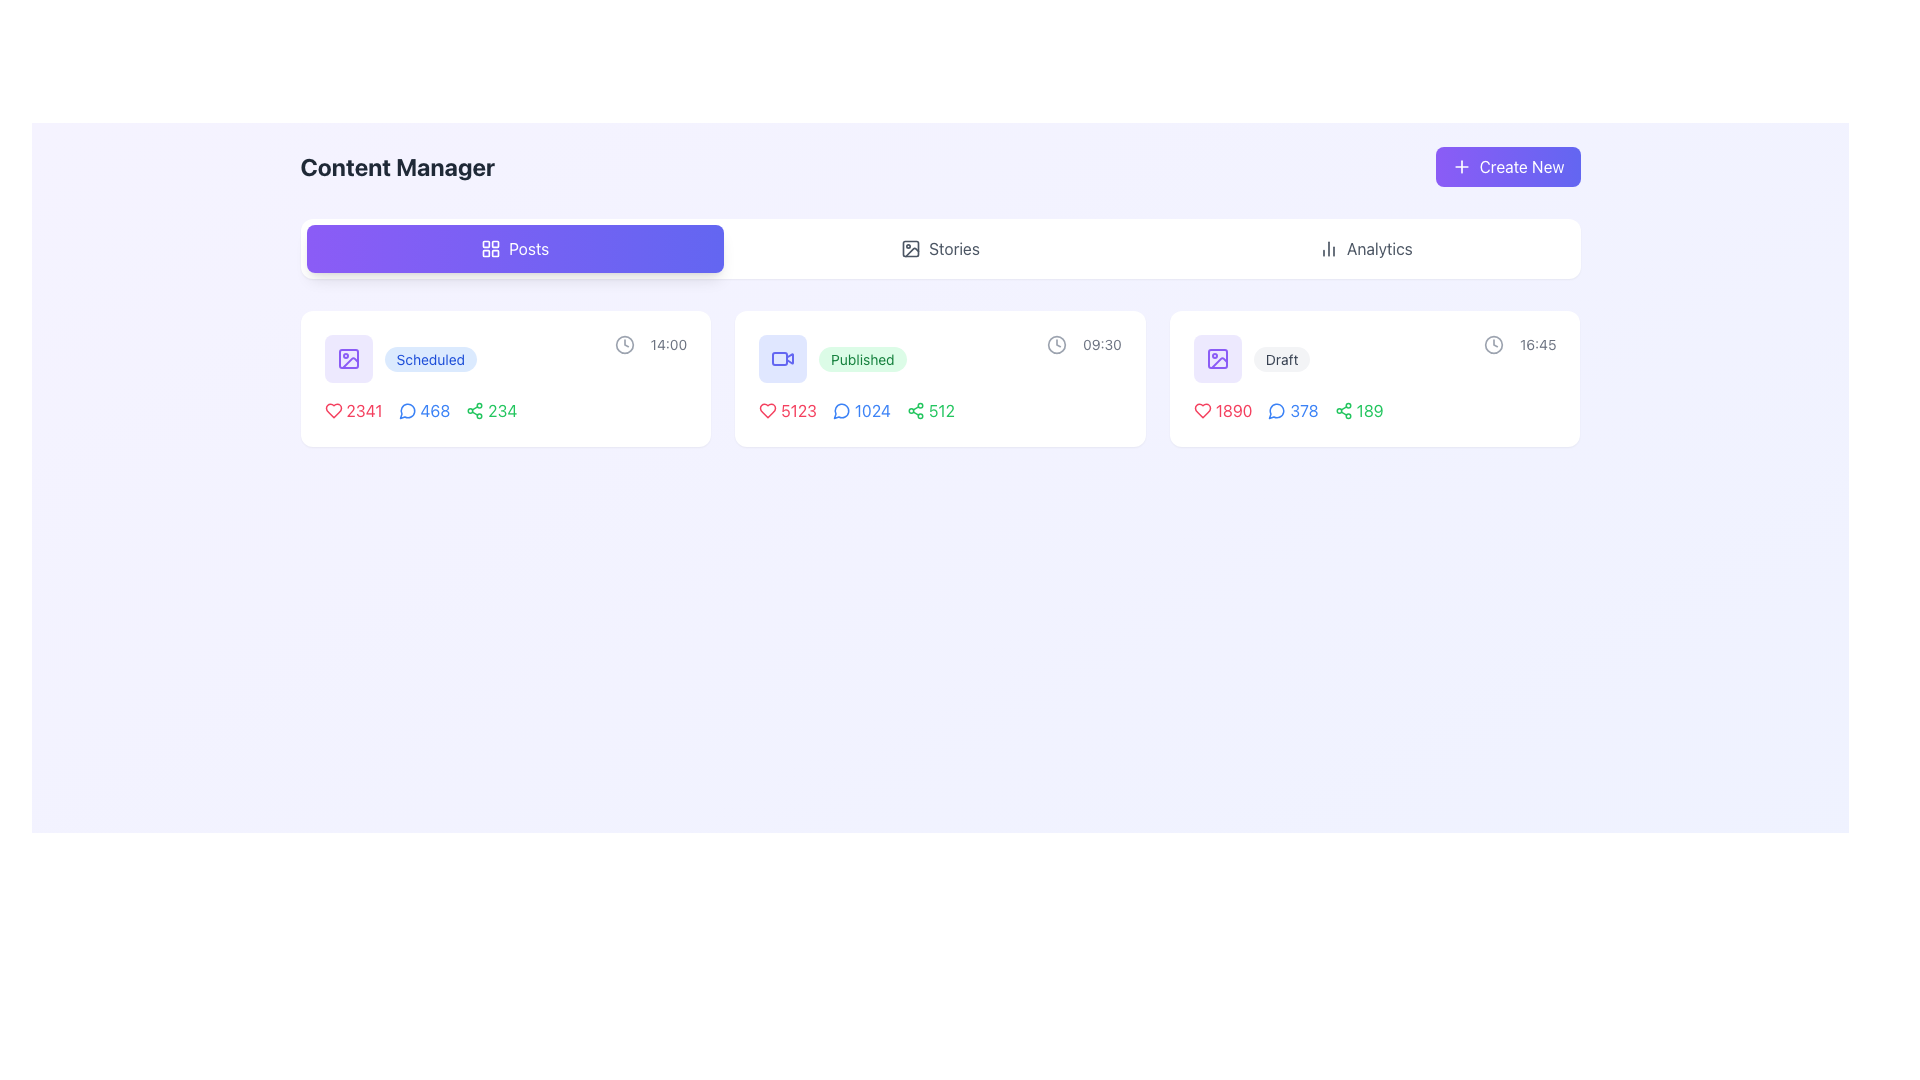 The image size is (1920, 1080). What do you see at coordinates (1056, 343) in the screenshot?
I see `the circular clock icon with a thin gray border and black clock hands, which is located in the third card adjacent to the time text '09:30'` at bounding box center [1056, 343].